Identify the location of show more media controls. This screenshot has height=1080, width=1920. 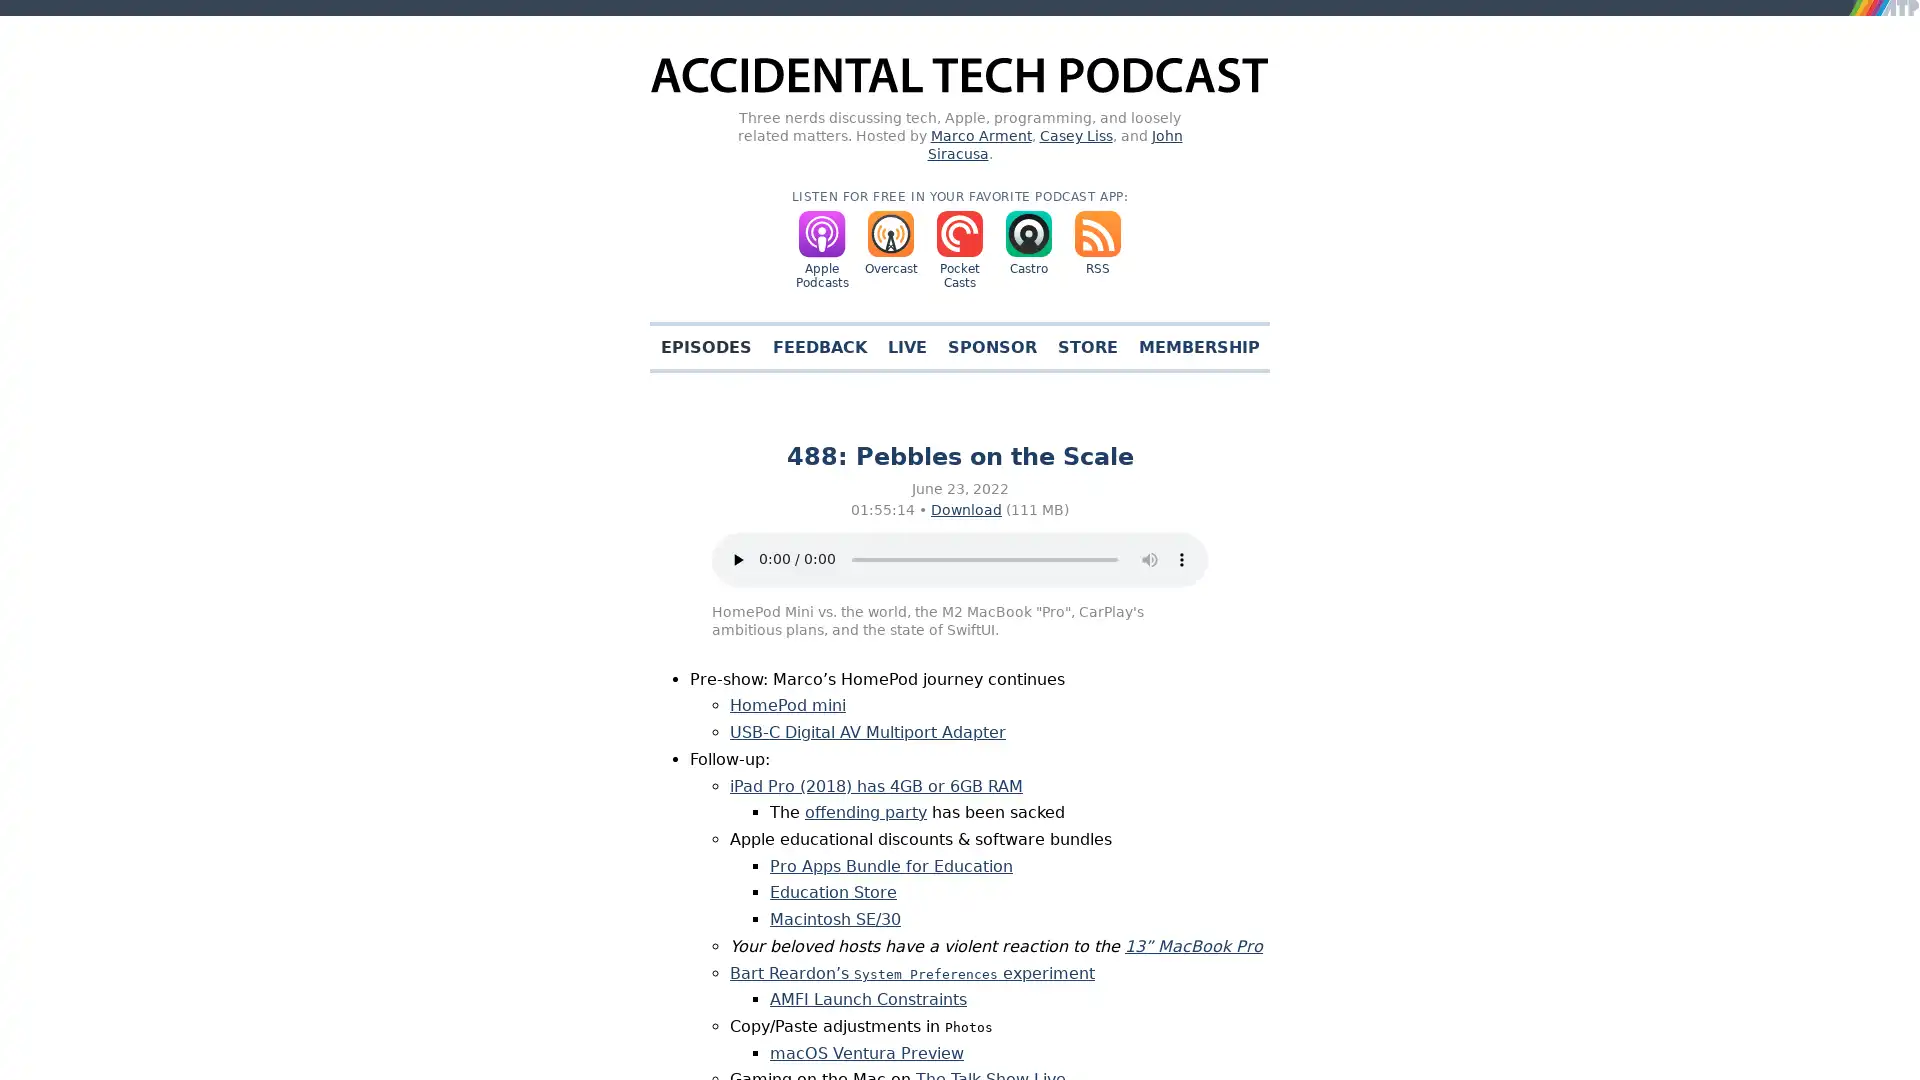
(1181, 559).